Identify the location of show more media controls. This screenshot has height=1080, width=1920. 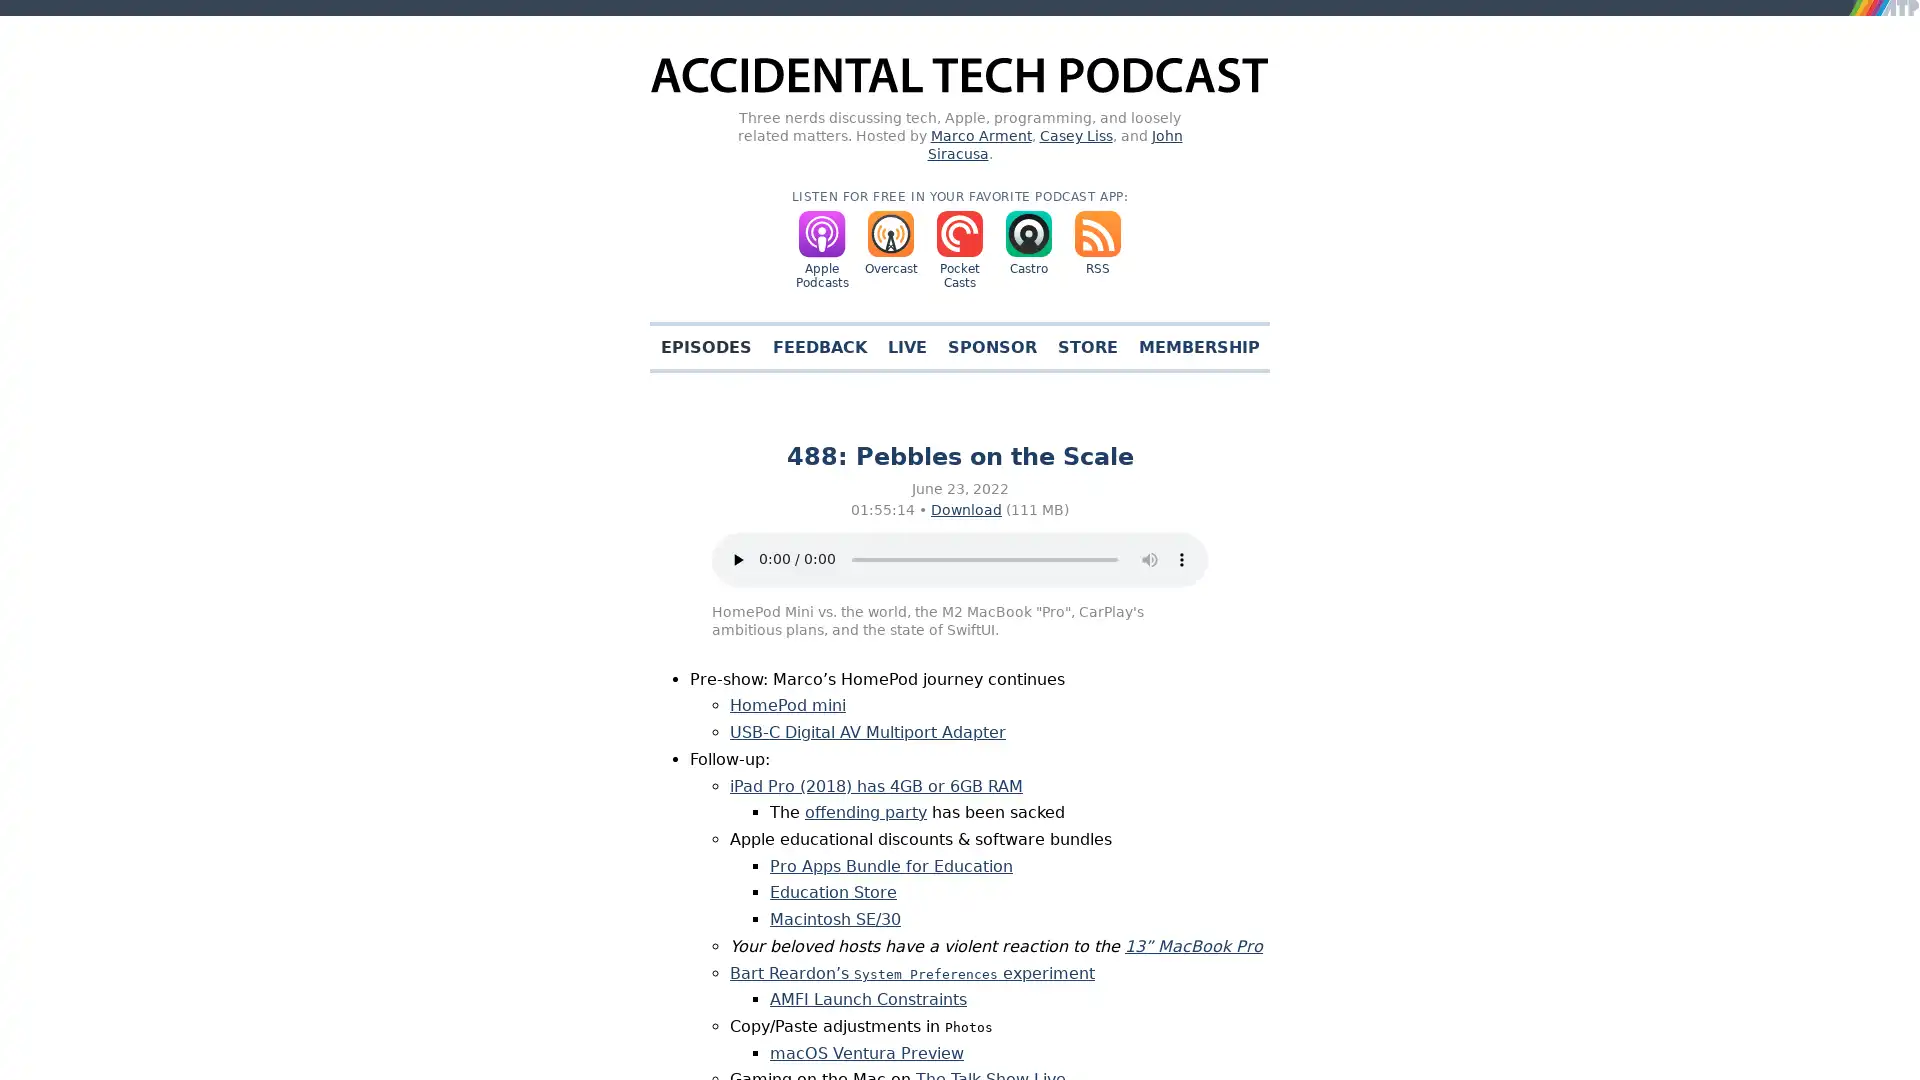
(1181, 559).